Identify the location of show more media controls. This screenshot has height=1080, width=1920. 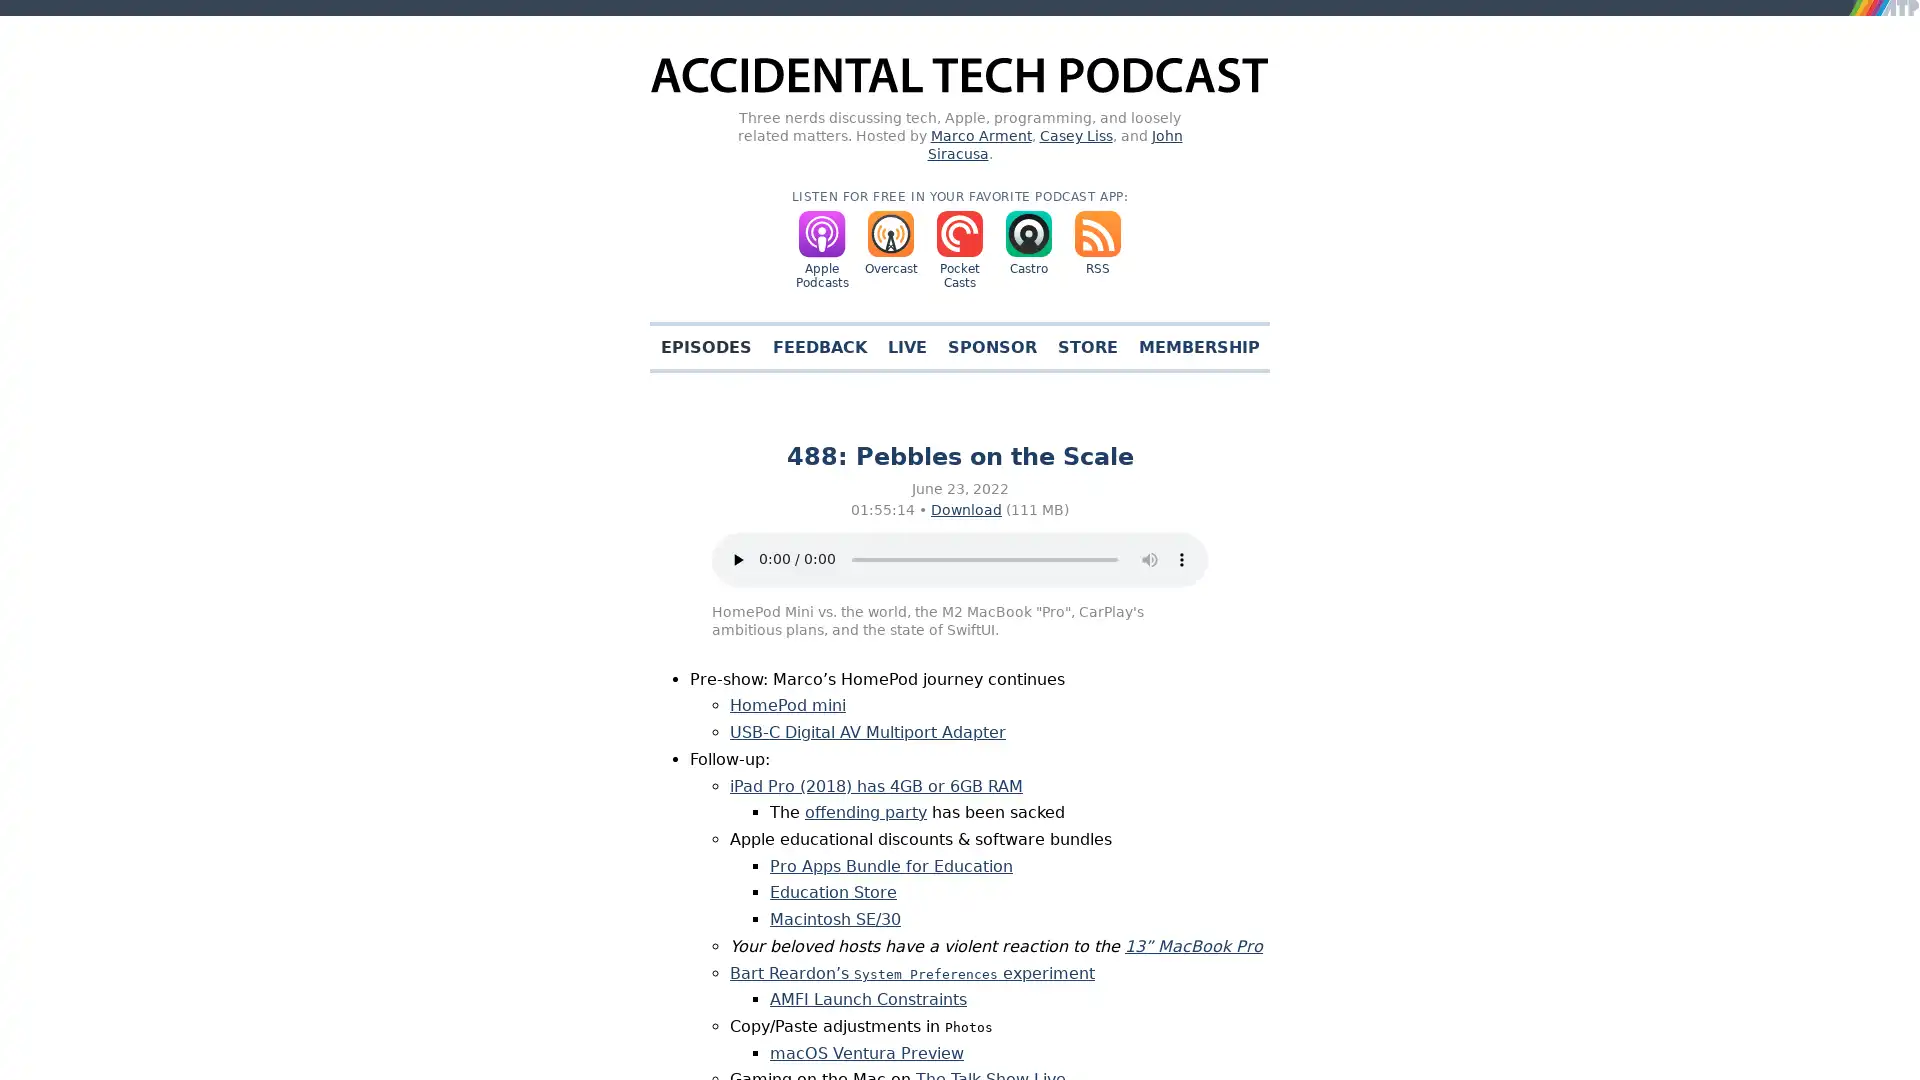
(1181, 559).